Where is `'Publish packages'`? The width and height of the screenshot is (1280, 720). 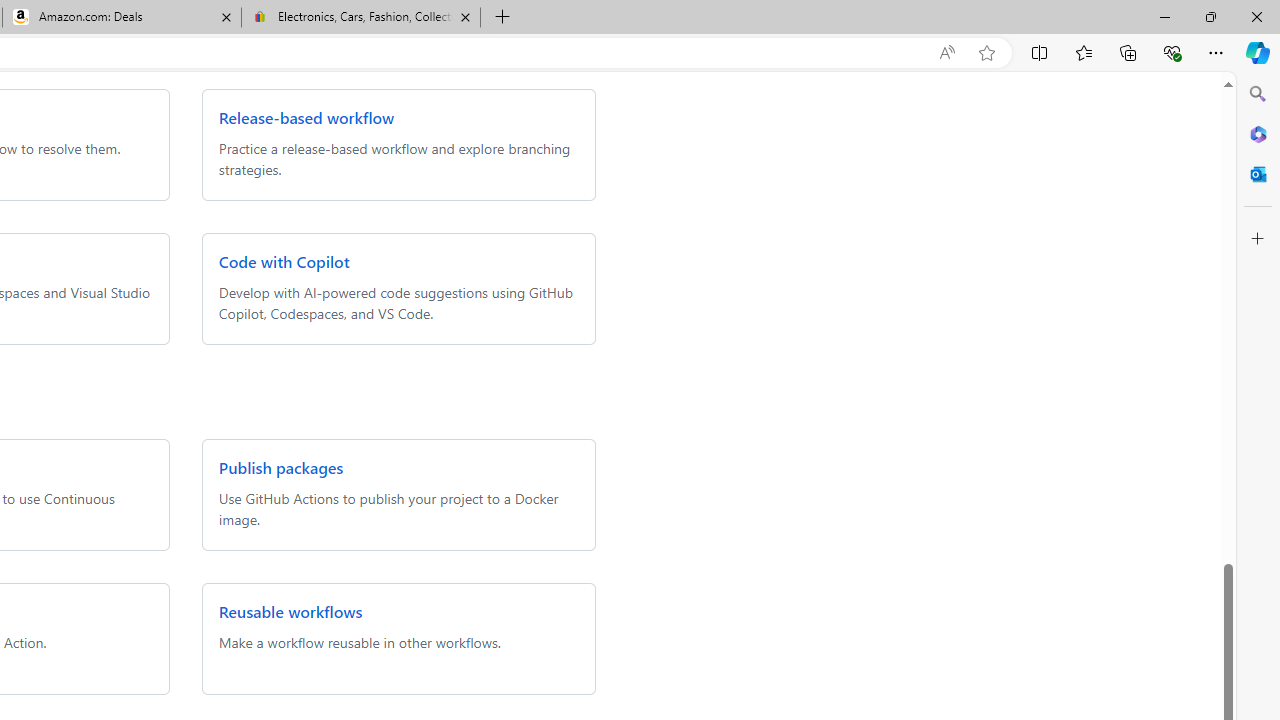 'Publish packages' is located at coordinates (279, 467).